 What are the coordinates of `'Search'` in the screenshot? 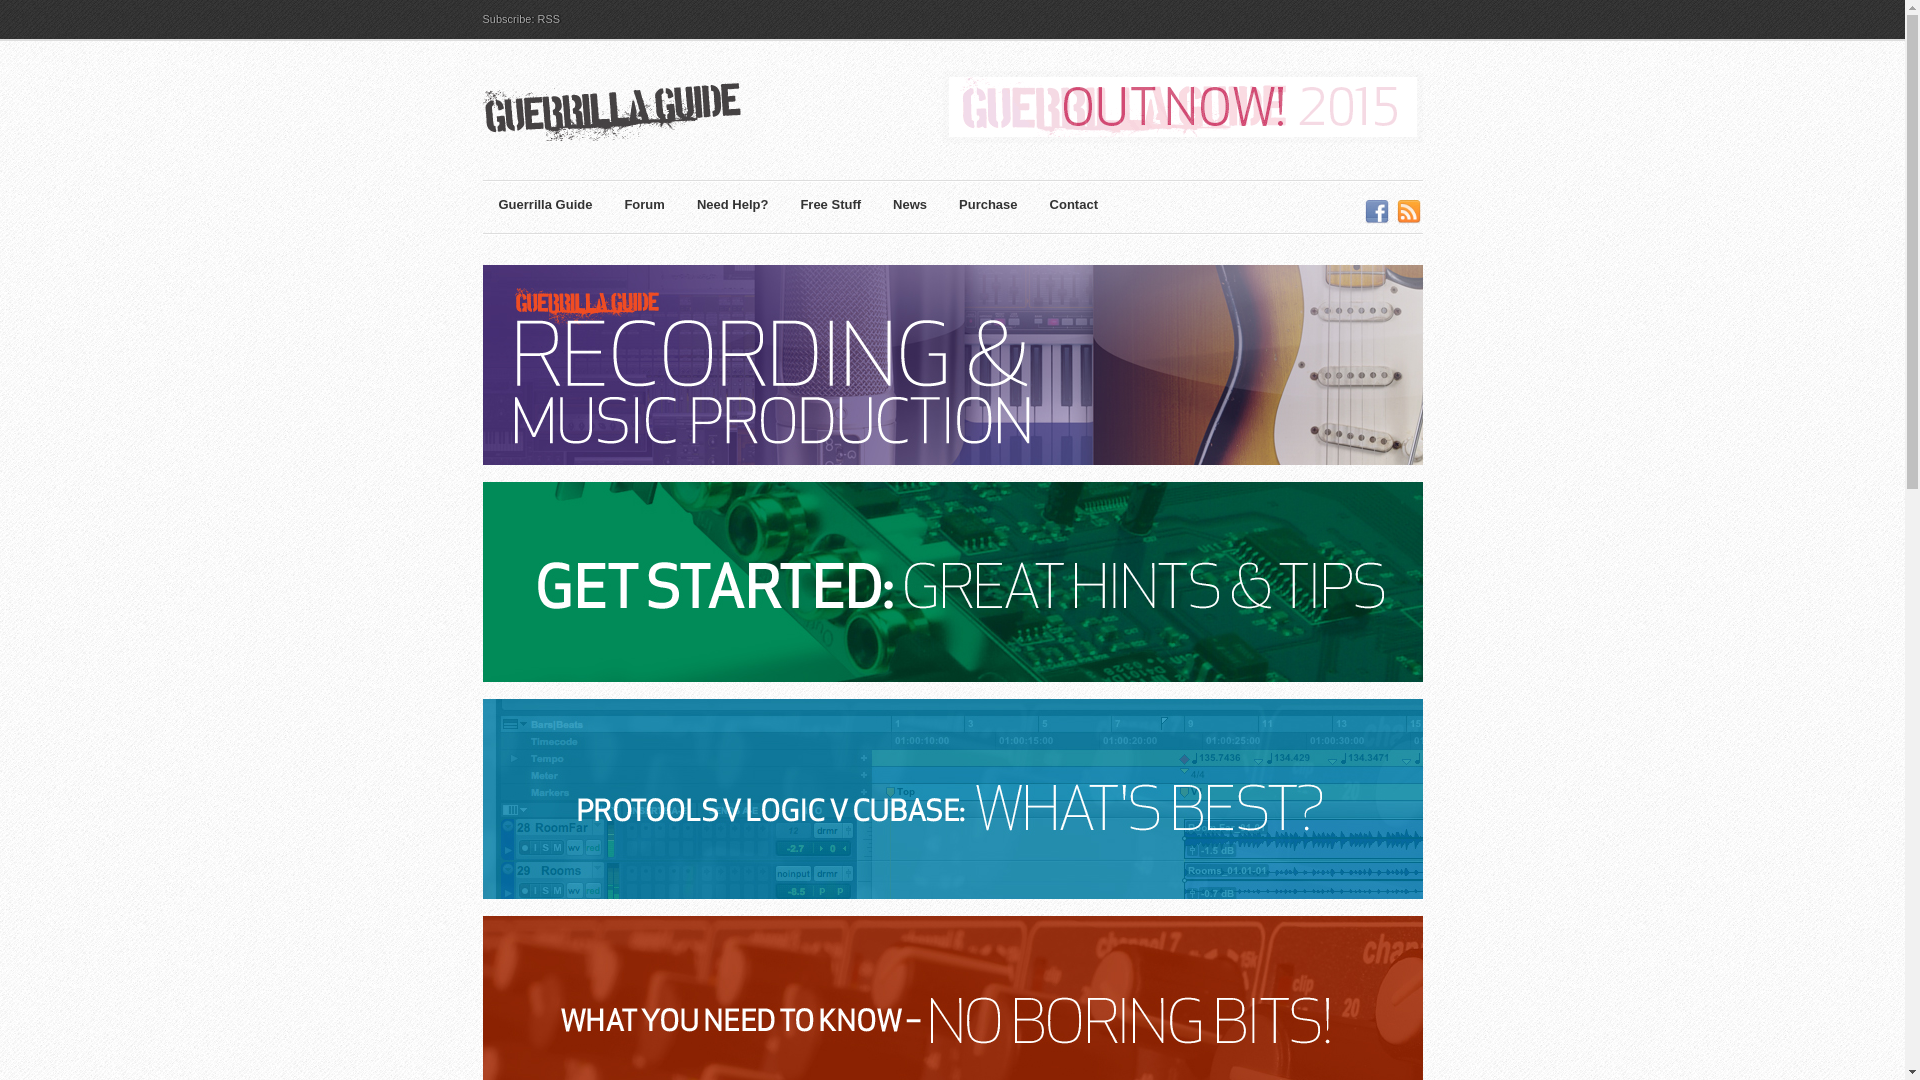 It's located at (29, 21).